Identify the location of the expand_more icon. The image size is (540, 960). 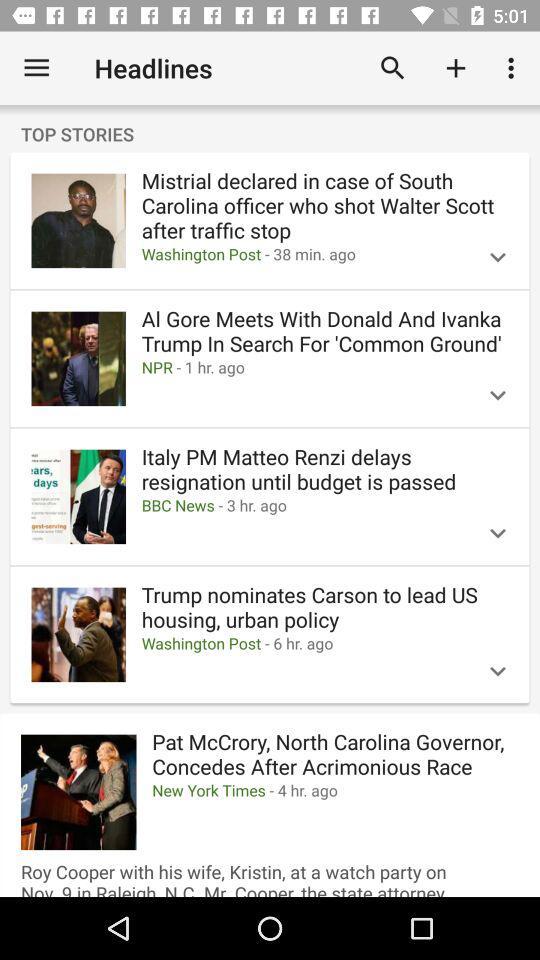
(496, 532).